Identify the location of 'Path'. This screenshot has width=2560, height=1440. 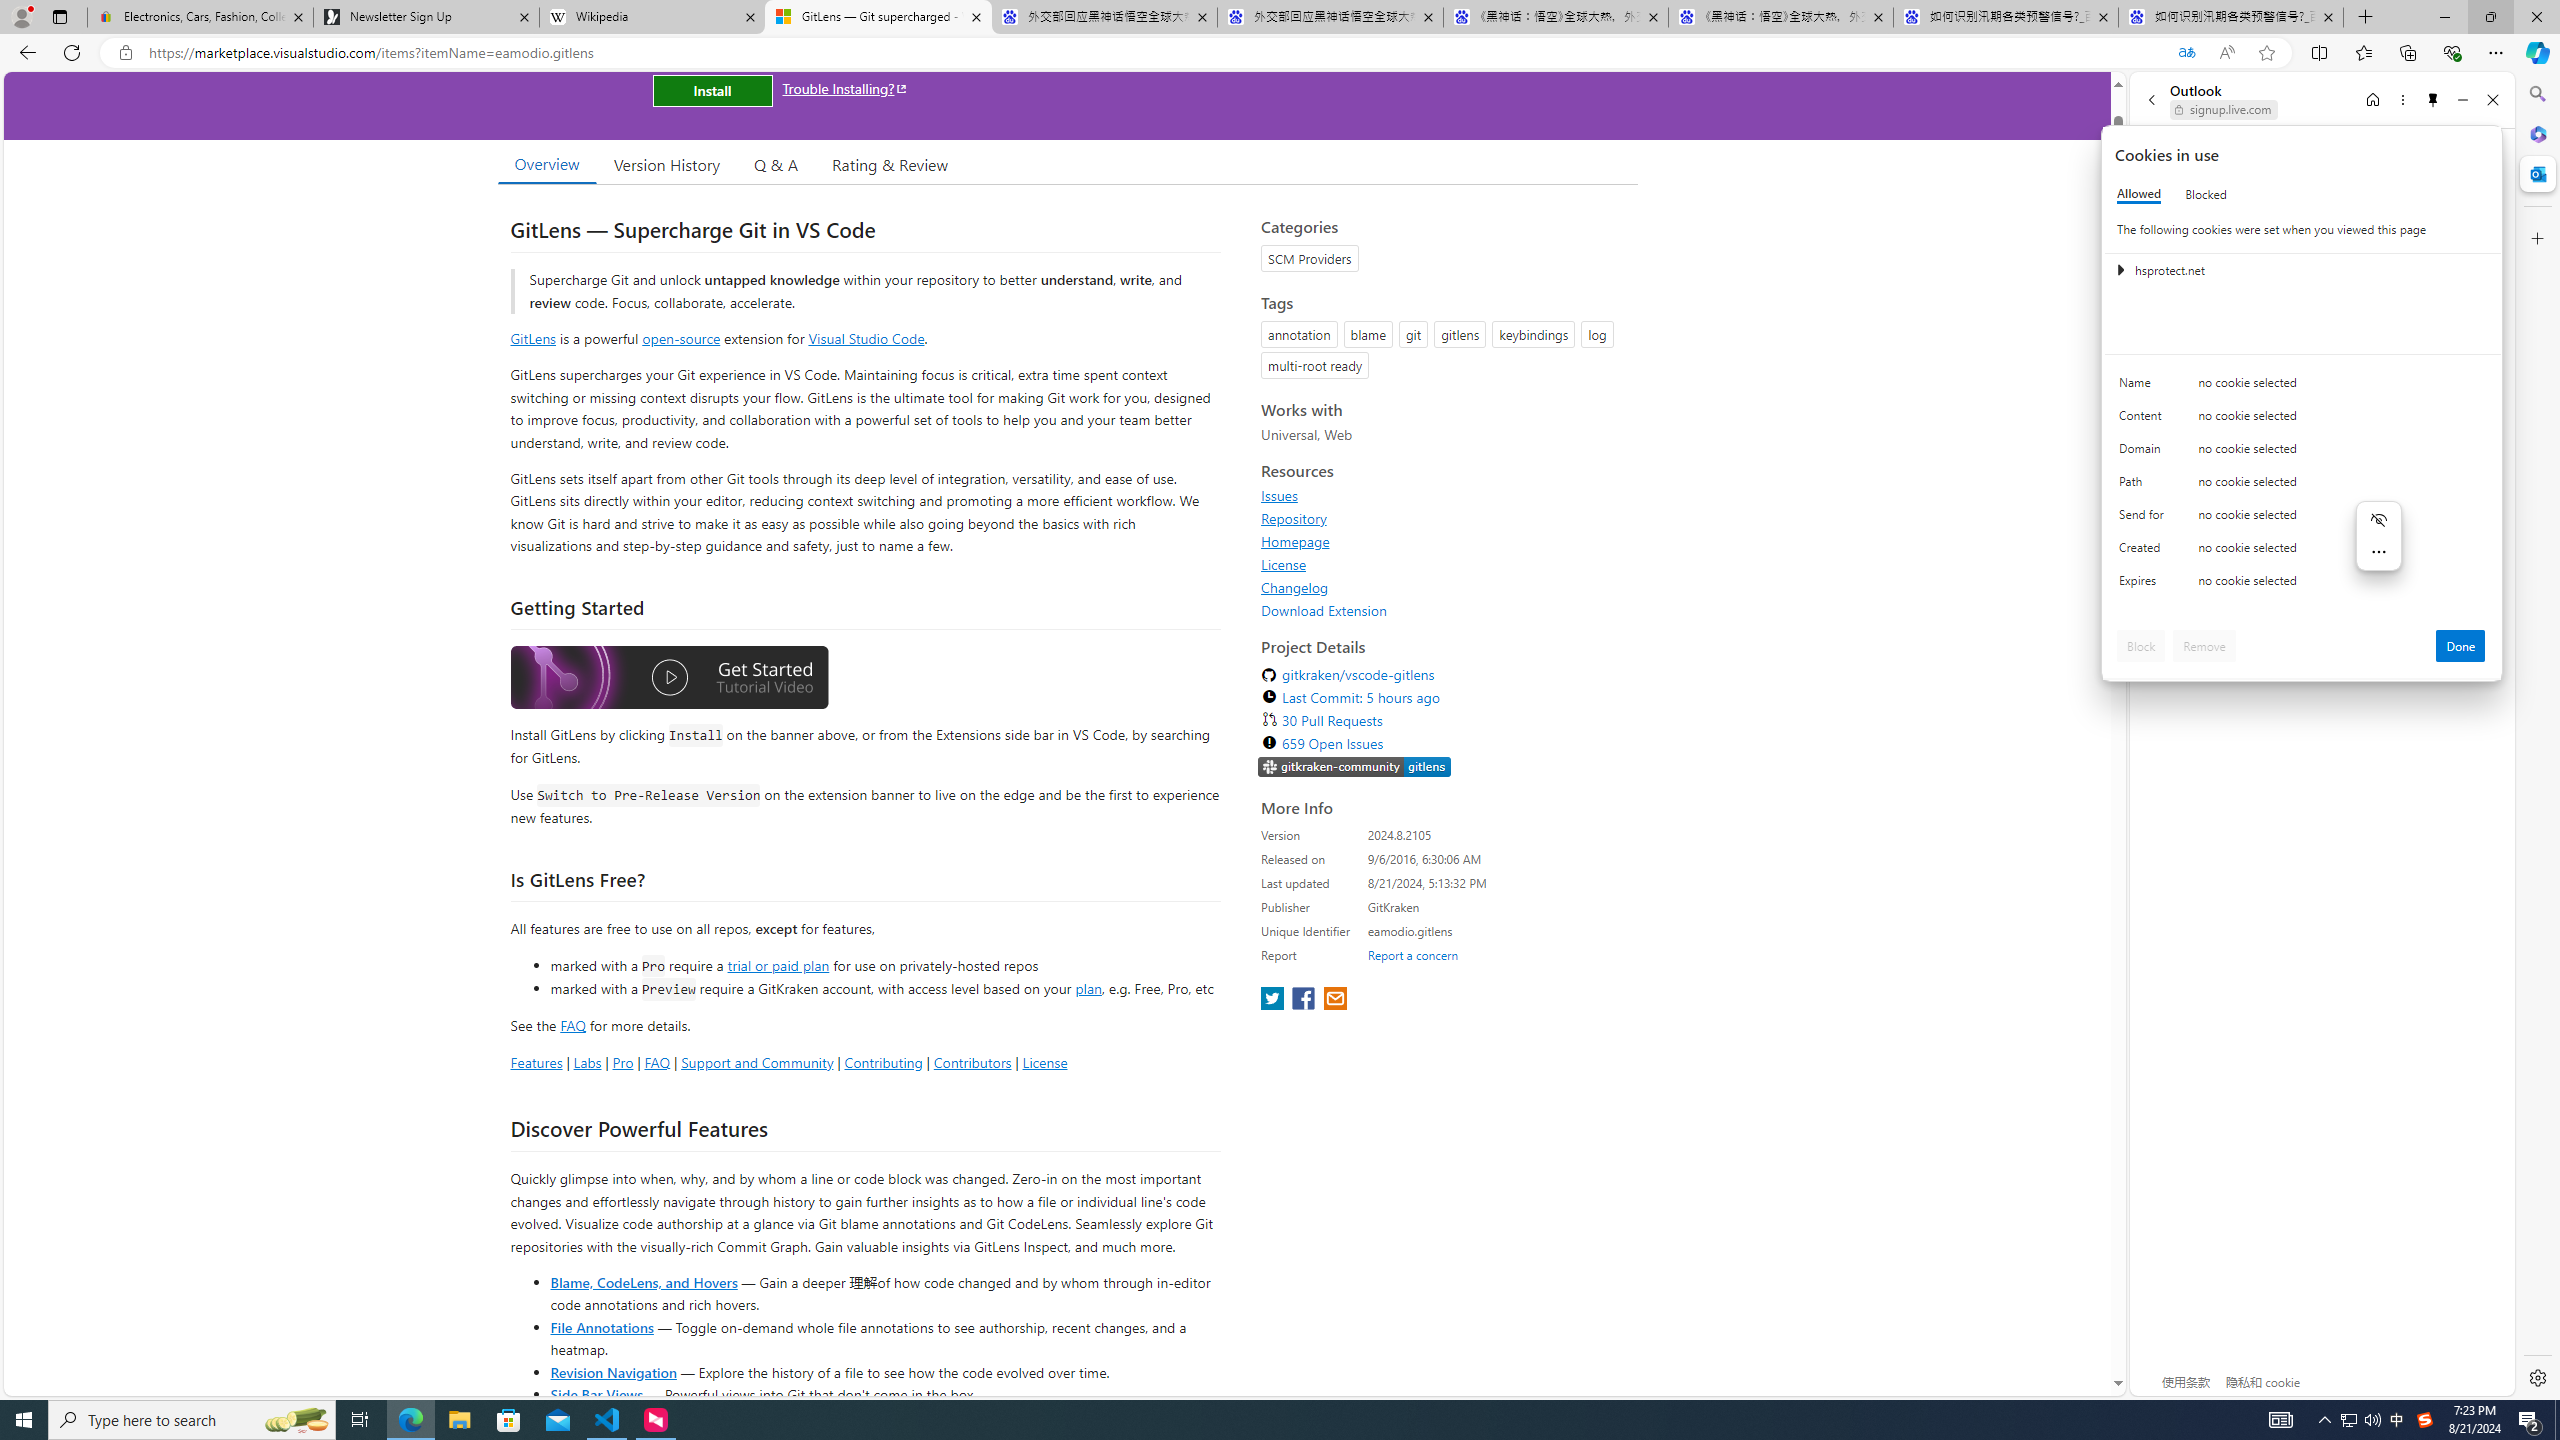
(2144, 486).